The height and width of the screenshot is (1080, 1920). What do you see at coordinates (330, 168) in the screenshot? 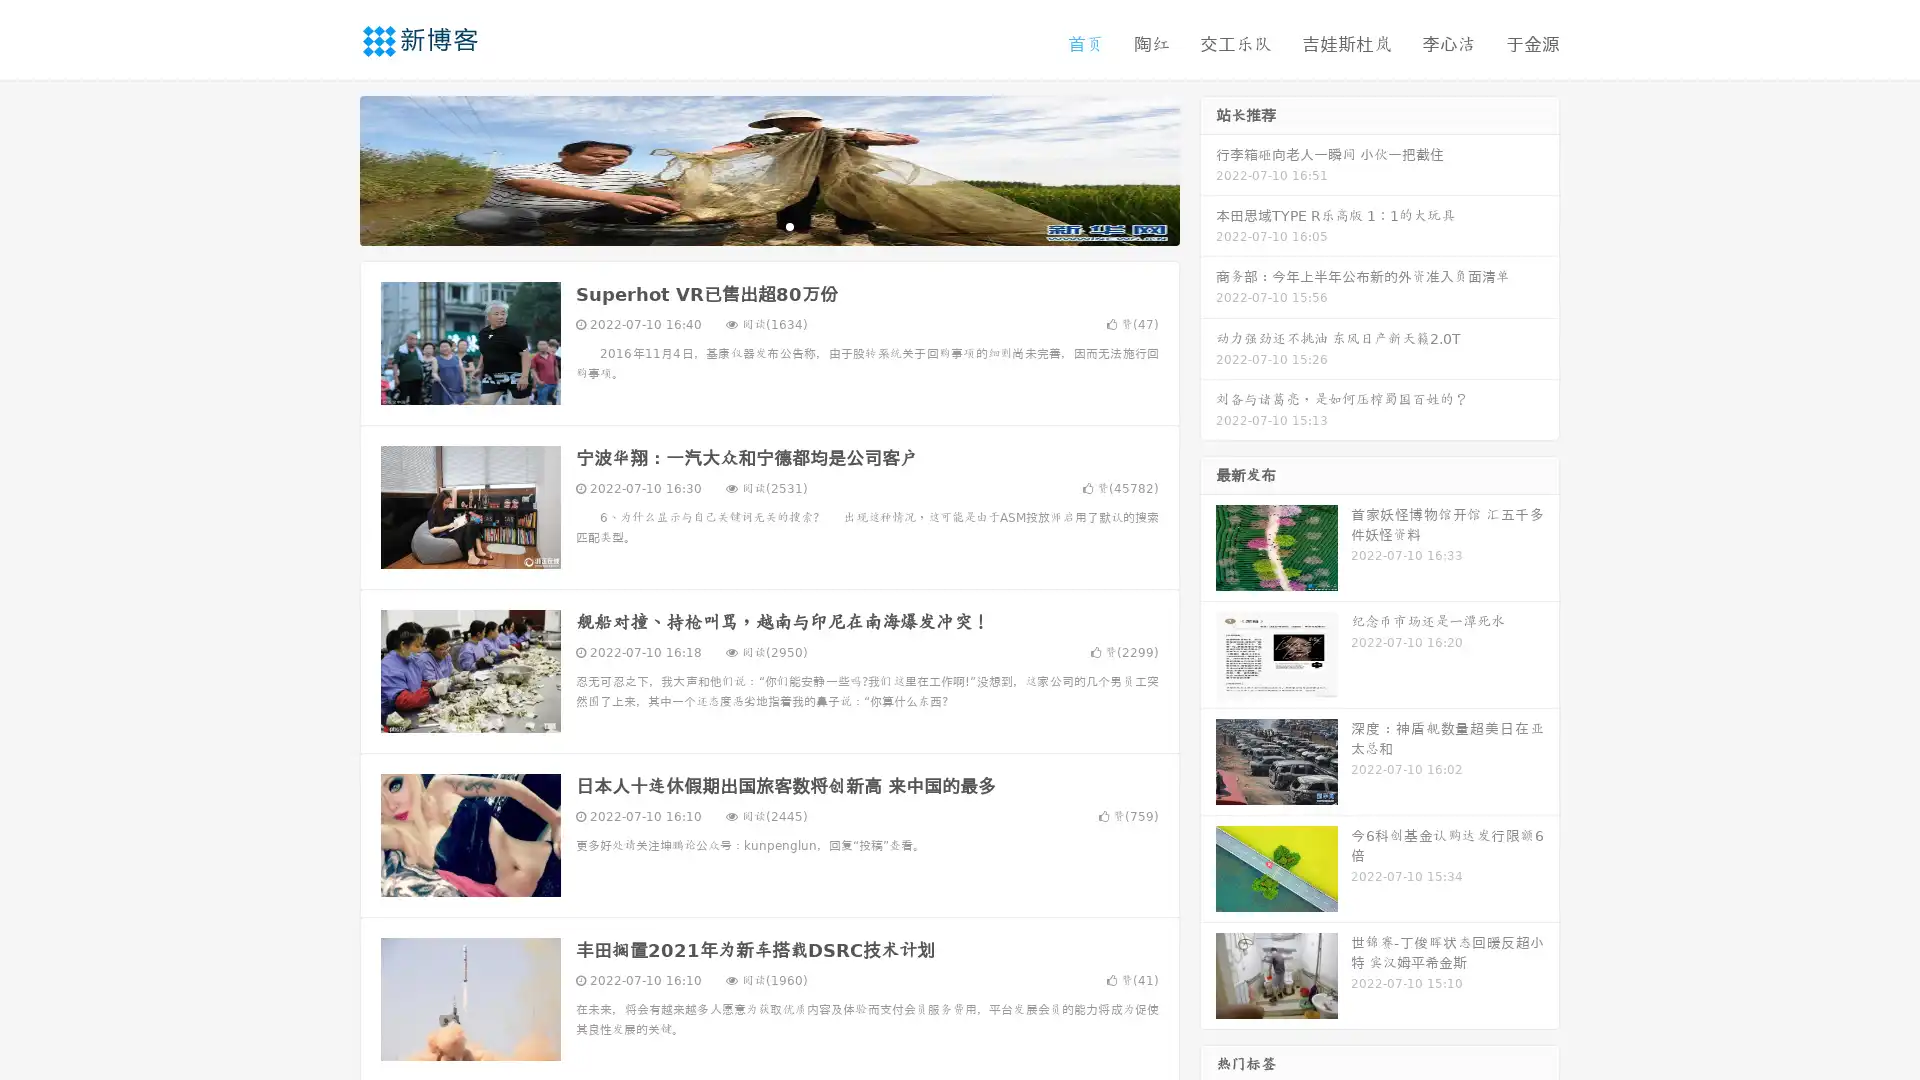
I see `Previous slide` at bounding box center [330, 168].